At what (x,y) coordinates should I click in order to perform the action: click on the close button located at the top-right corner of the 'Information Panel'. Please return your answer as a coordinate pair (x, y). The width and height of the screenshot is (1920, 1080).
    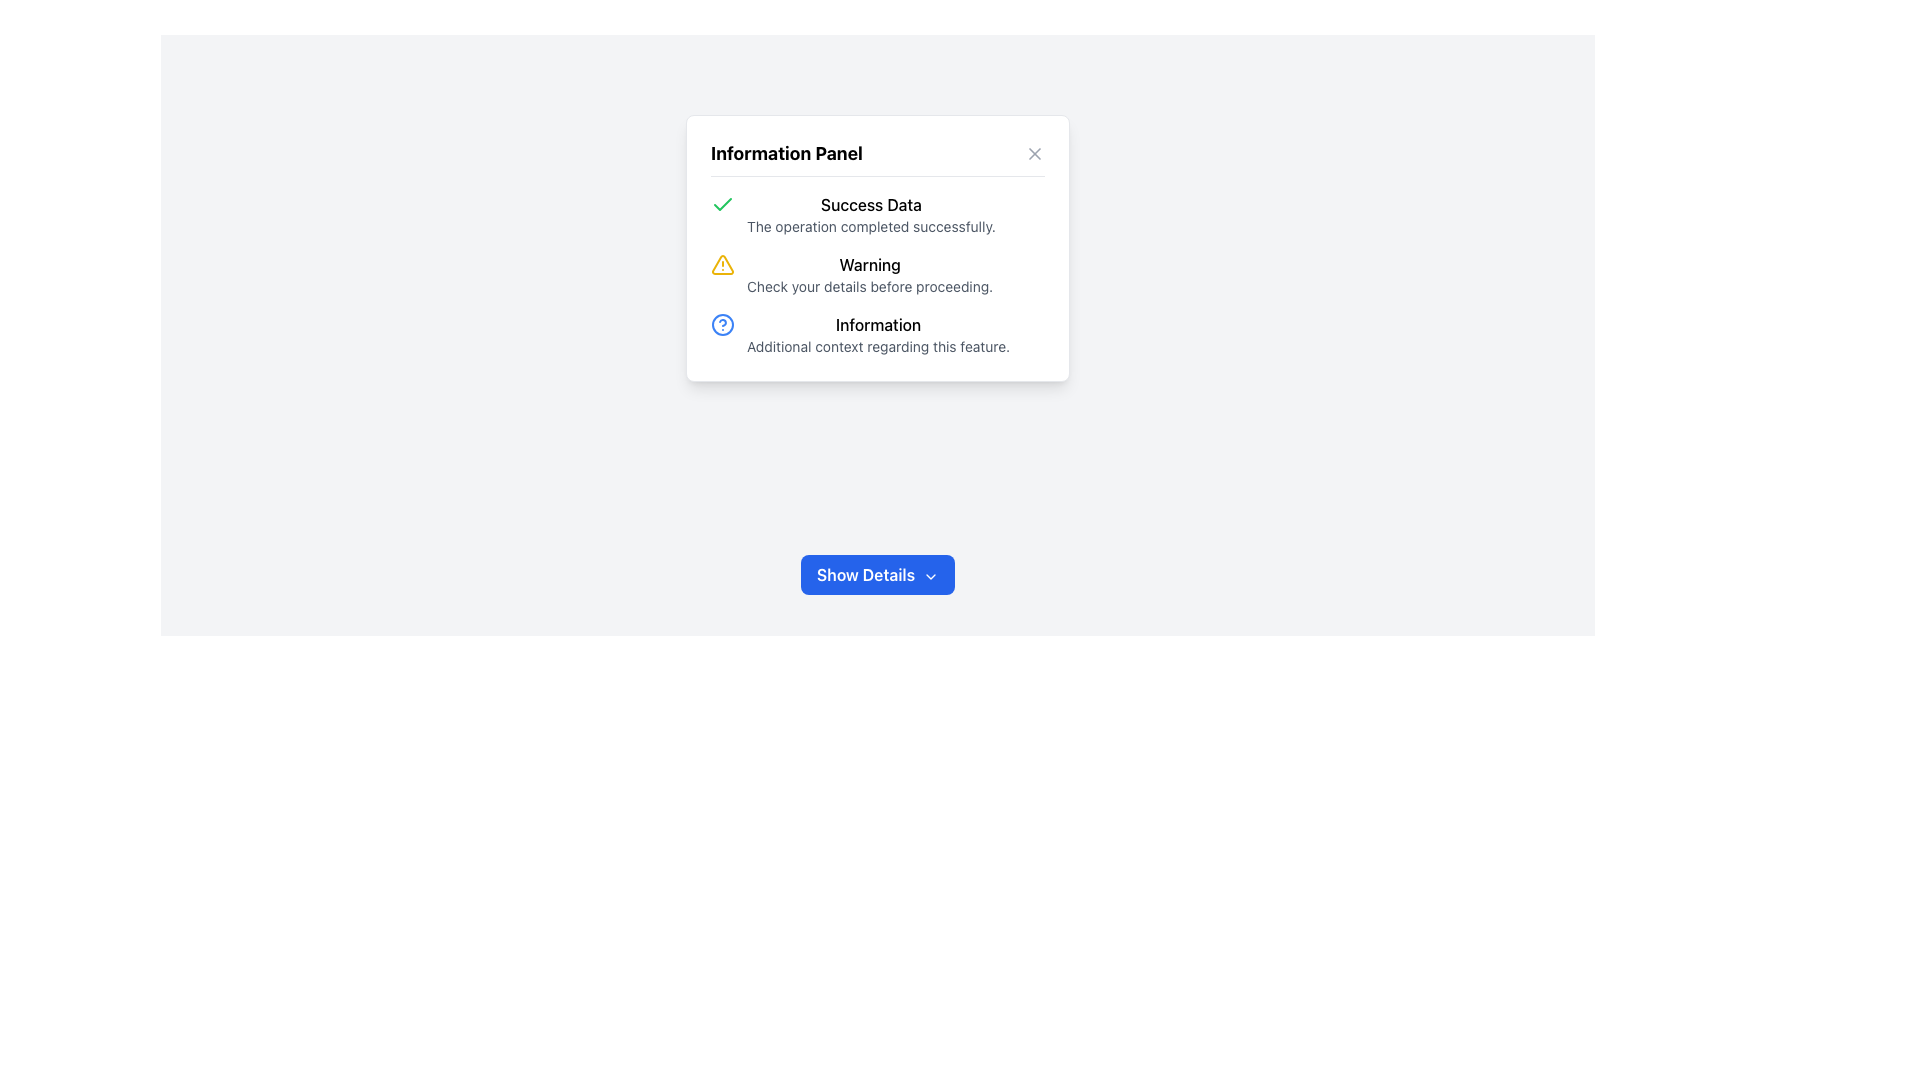
    Looking at the image, I should click on (1035, 153).